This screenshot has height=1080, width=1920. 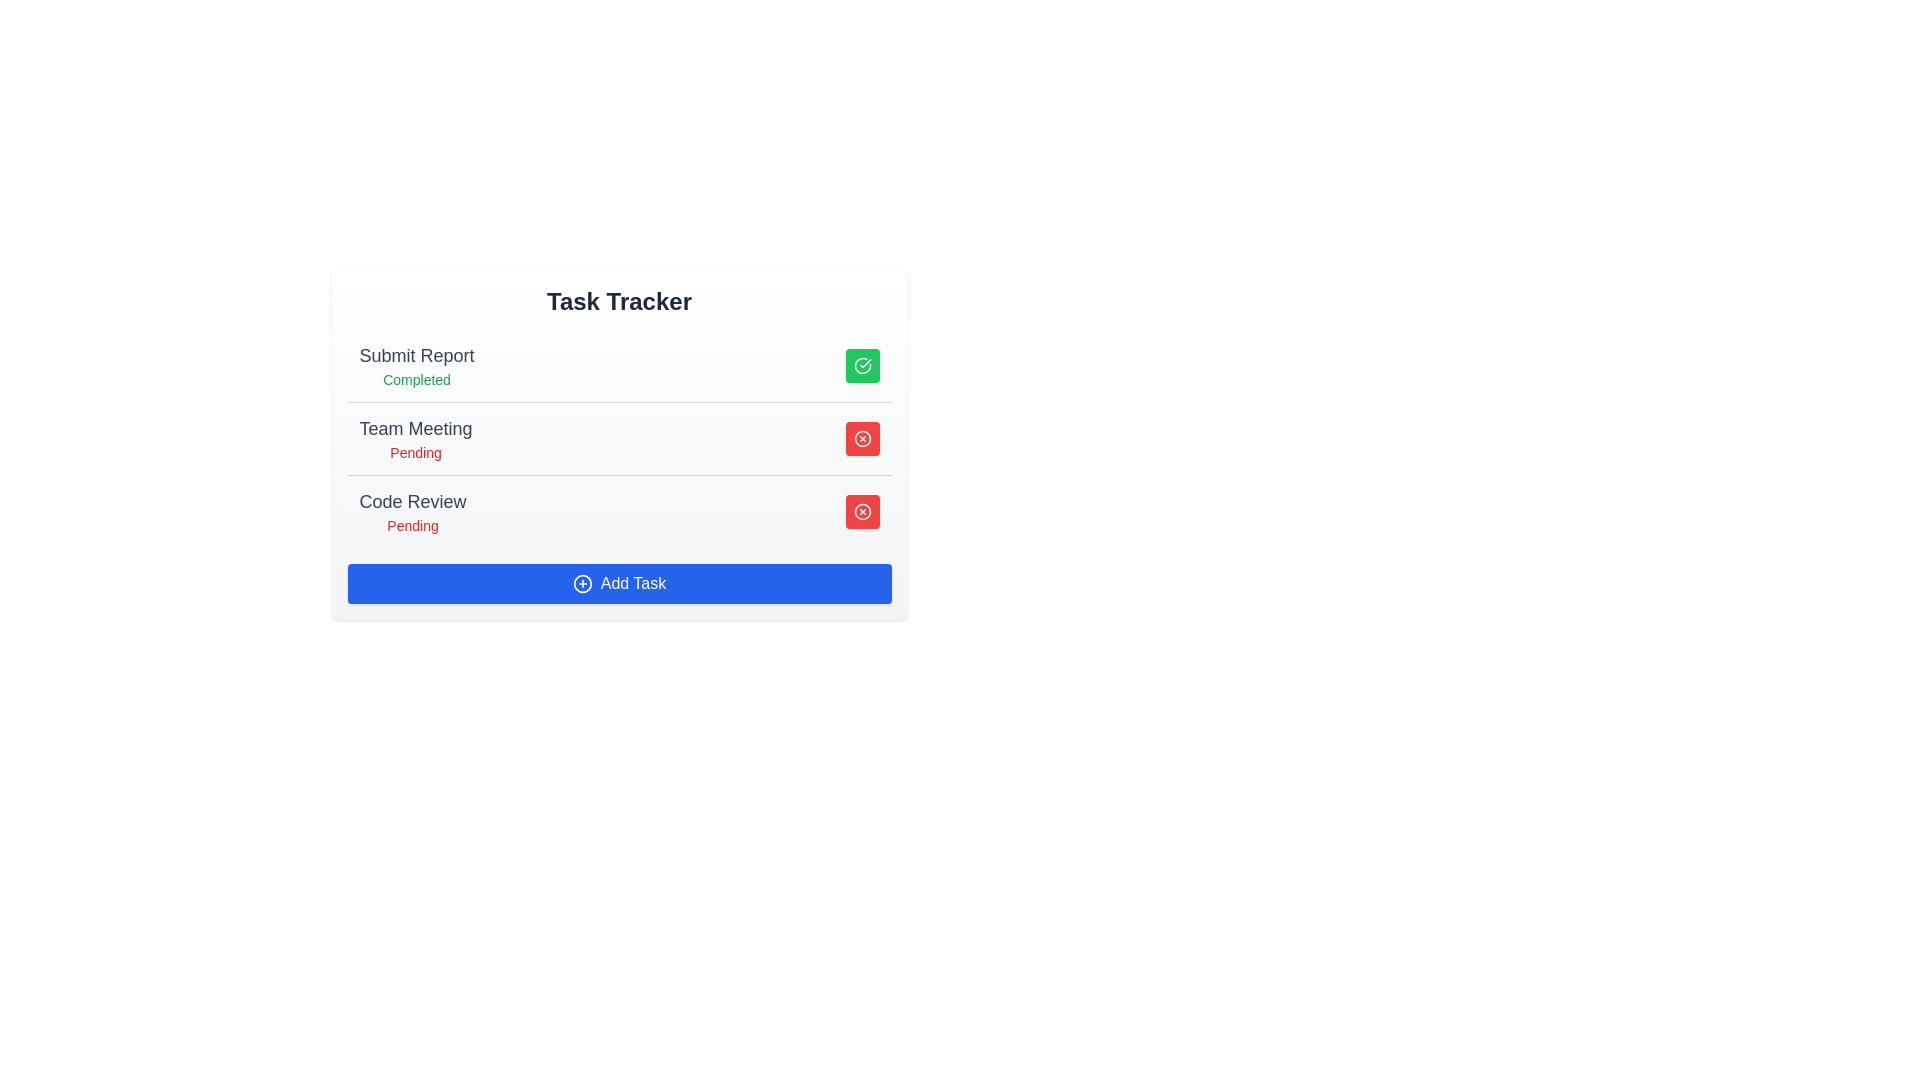 I want to click on task name 'Code Review' and its status 'Pending' from the third task entry in the Task Tracker section, so click(x=618, y=510).